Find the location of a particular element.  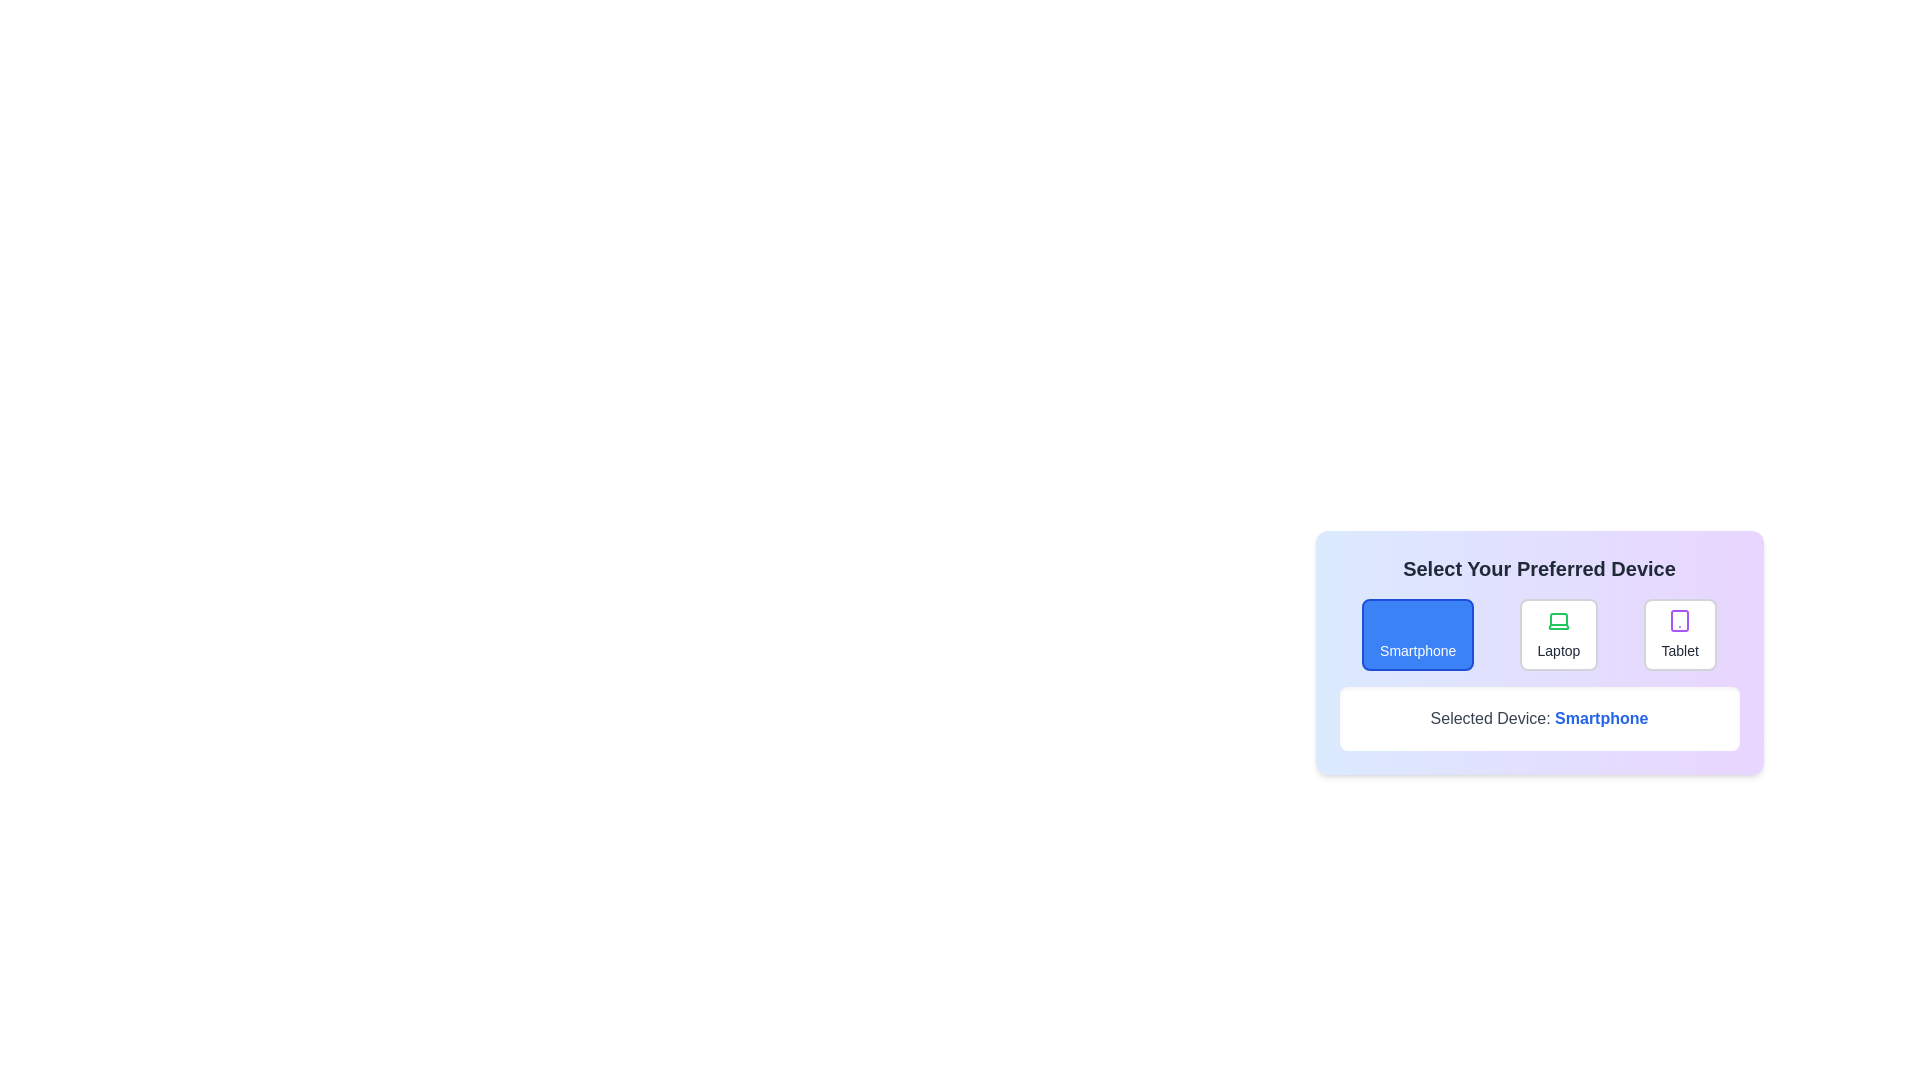

the 'Laptop' button is located at coordinates (1538, 635).